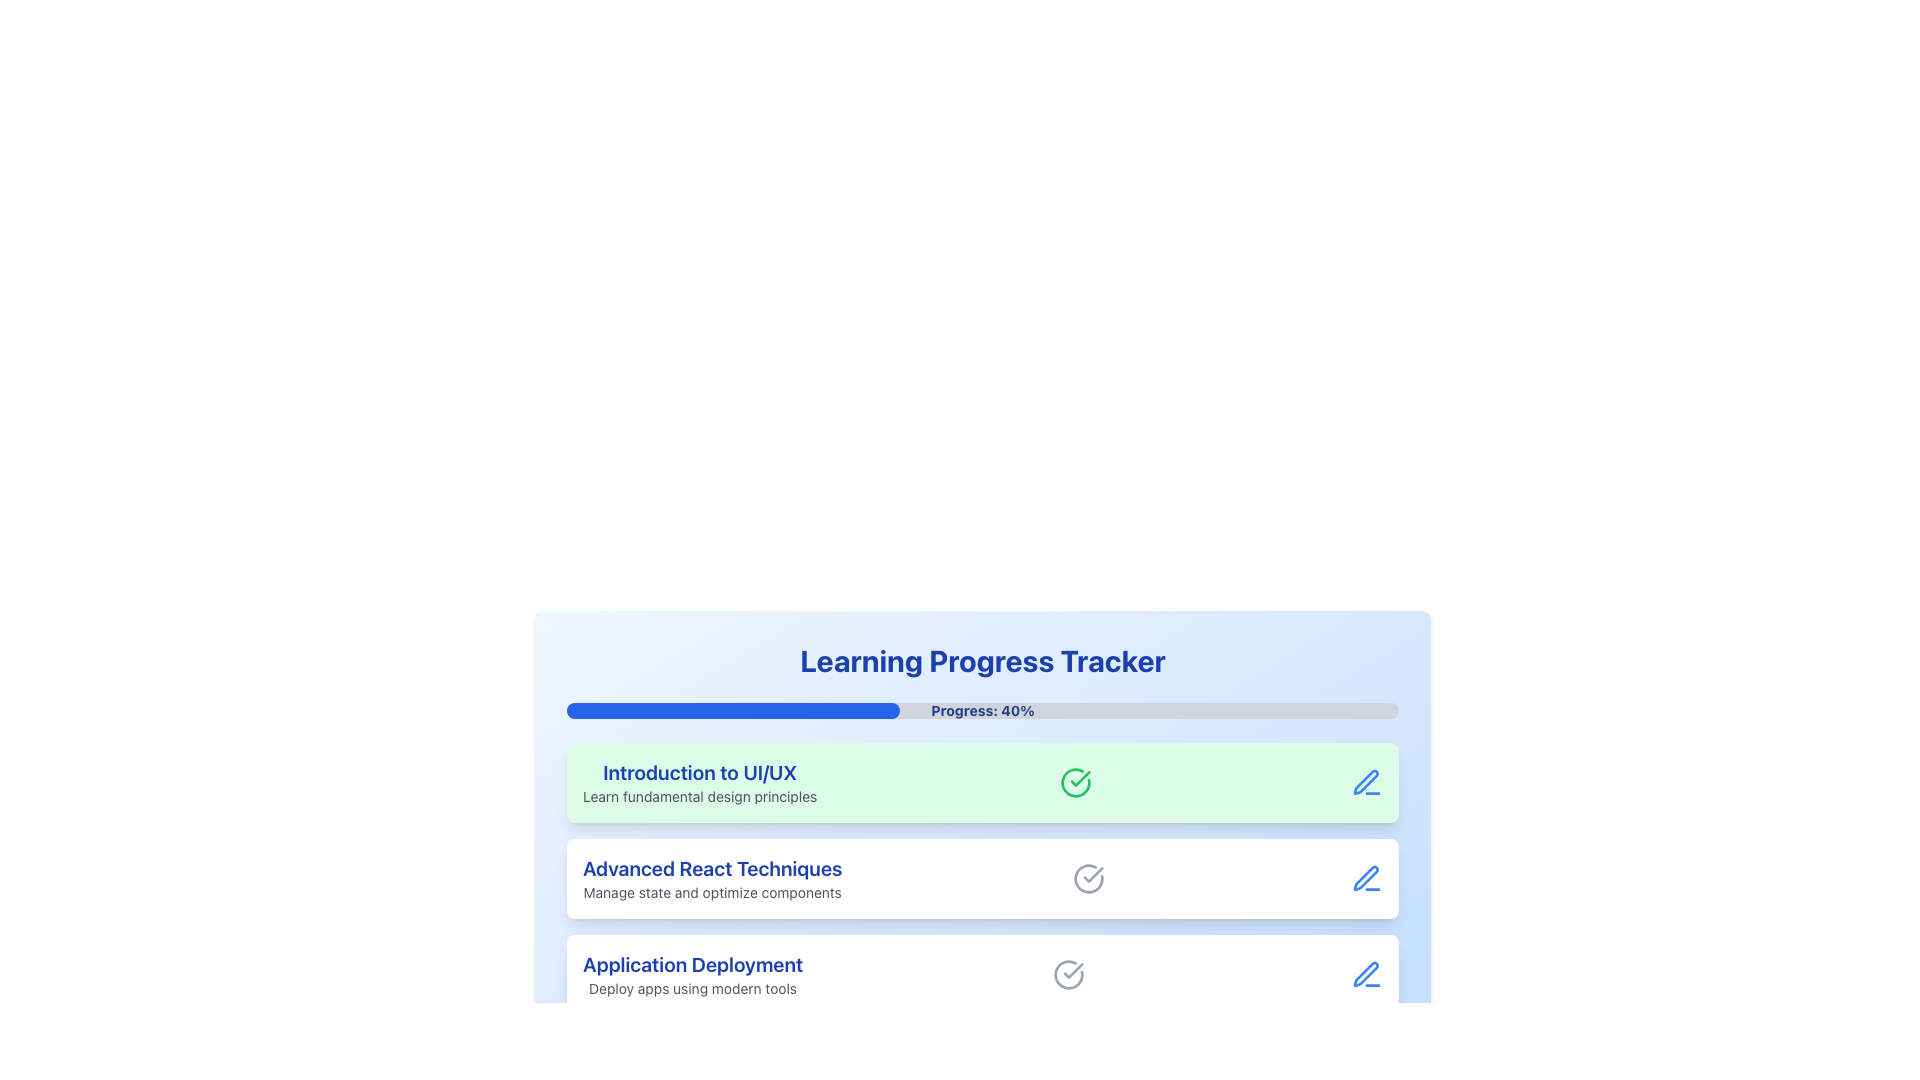 This screenshot has width=1920, height=1080. I want to click on the text label displaying 'Introduction to UI/UX' and 'Learn fundamental design principles', which is located in the top portion of a green background section, directly below the 'Learning Progress Tracker' heading, so click(700, 782).